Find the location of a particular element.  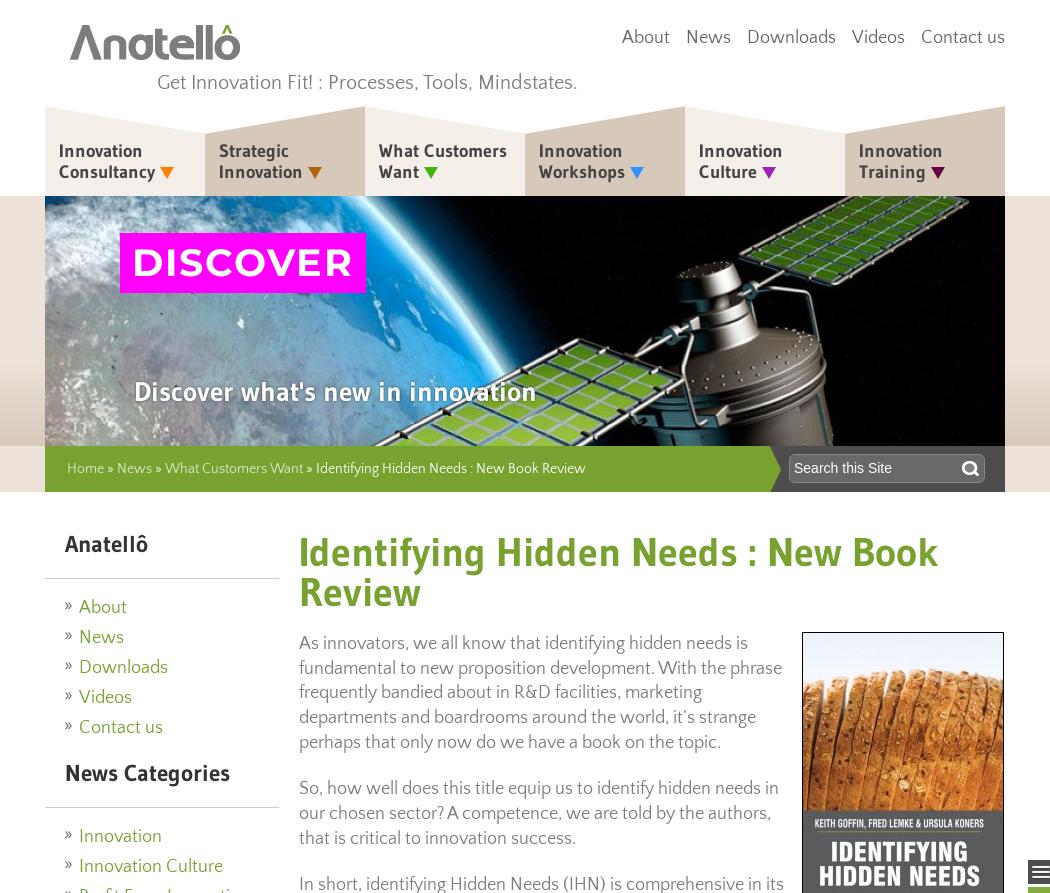

'» Identifying Hidden Needs : New Book Review' is located at coordinates (443, 467).